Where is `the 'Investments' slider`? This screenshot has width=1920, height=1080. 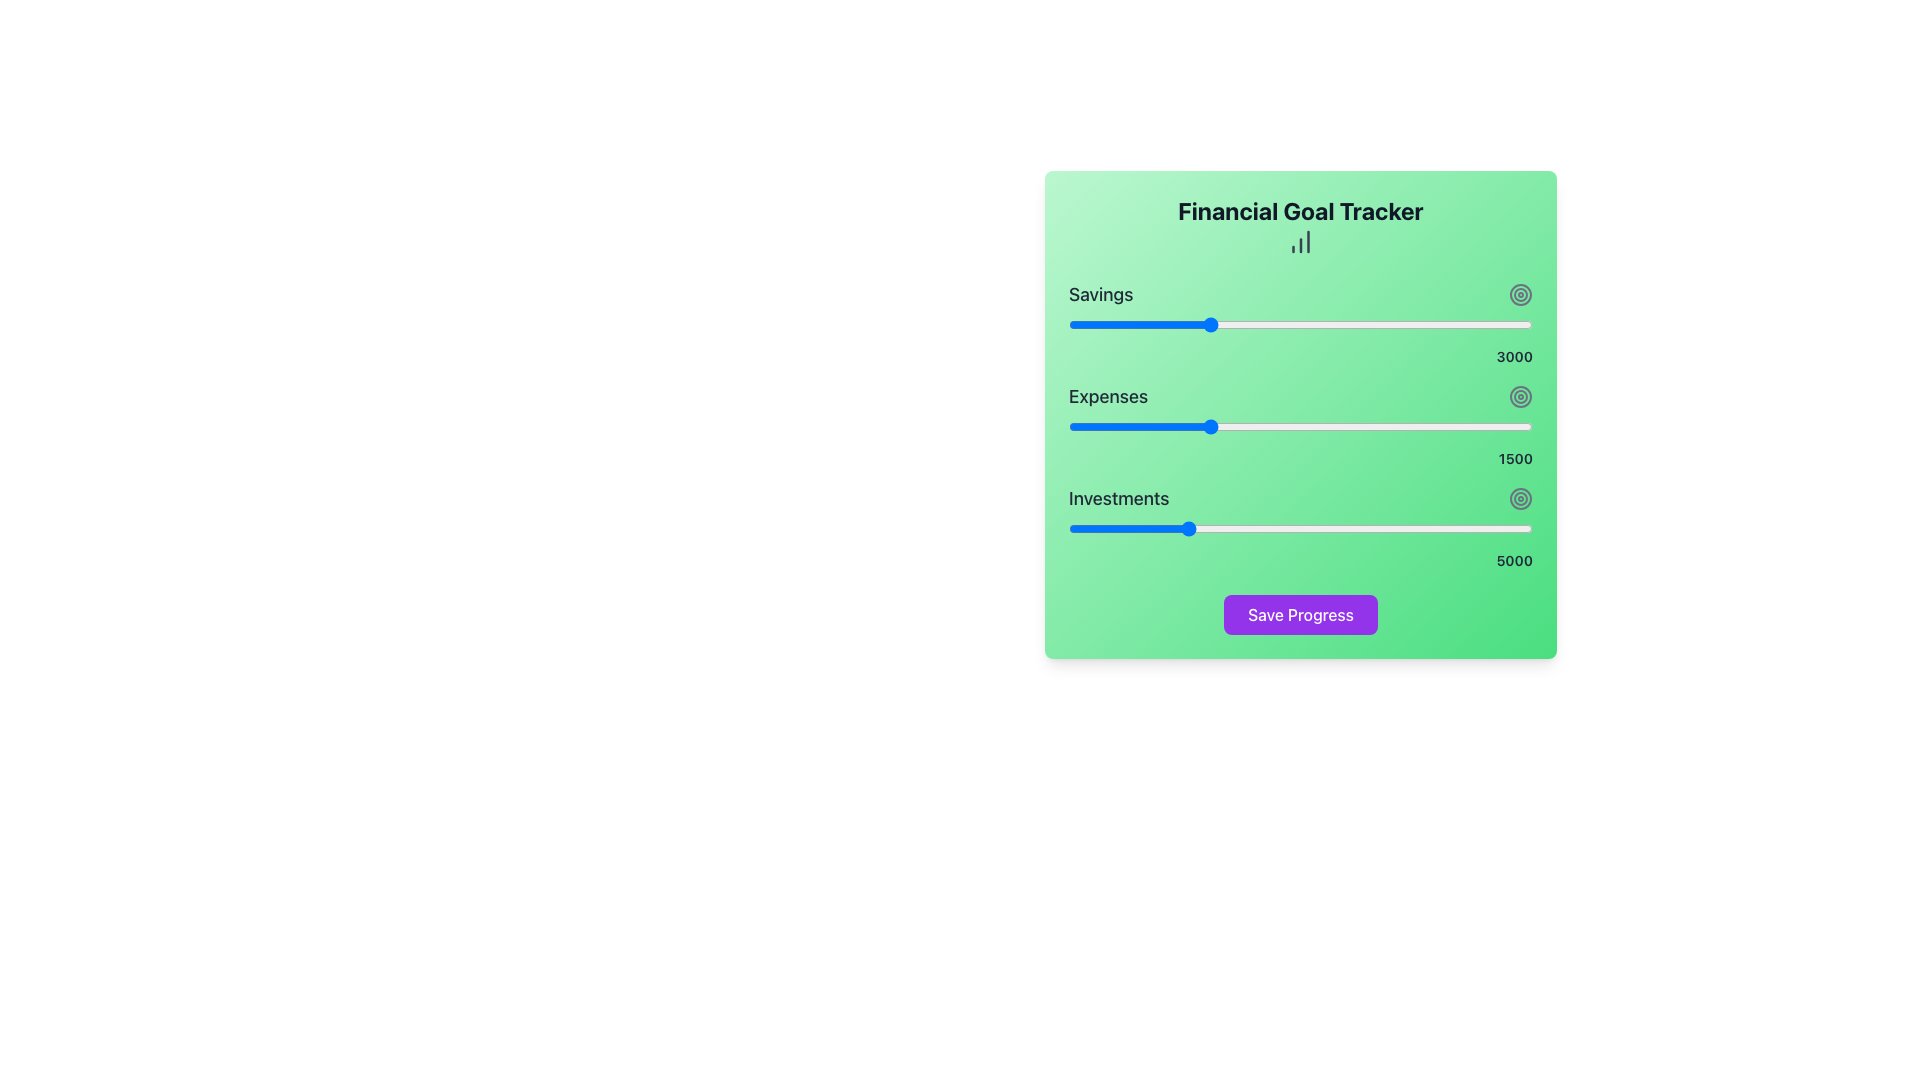
the 'Investments' slider is located at coordinates (1376, 527).